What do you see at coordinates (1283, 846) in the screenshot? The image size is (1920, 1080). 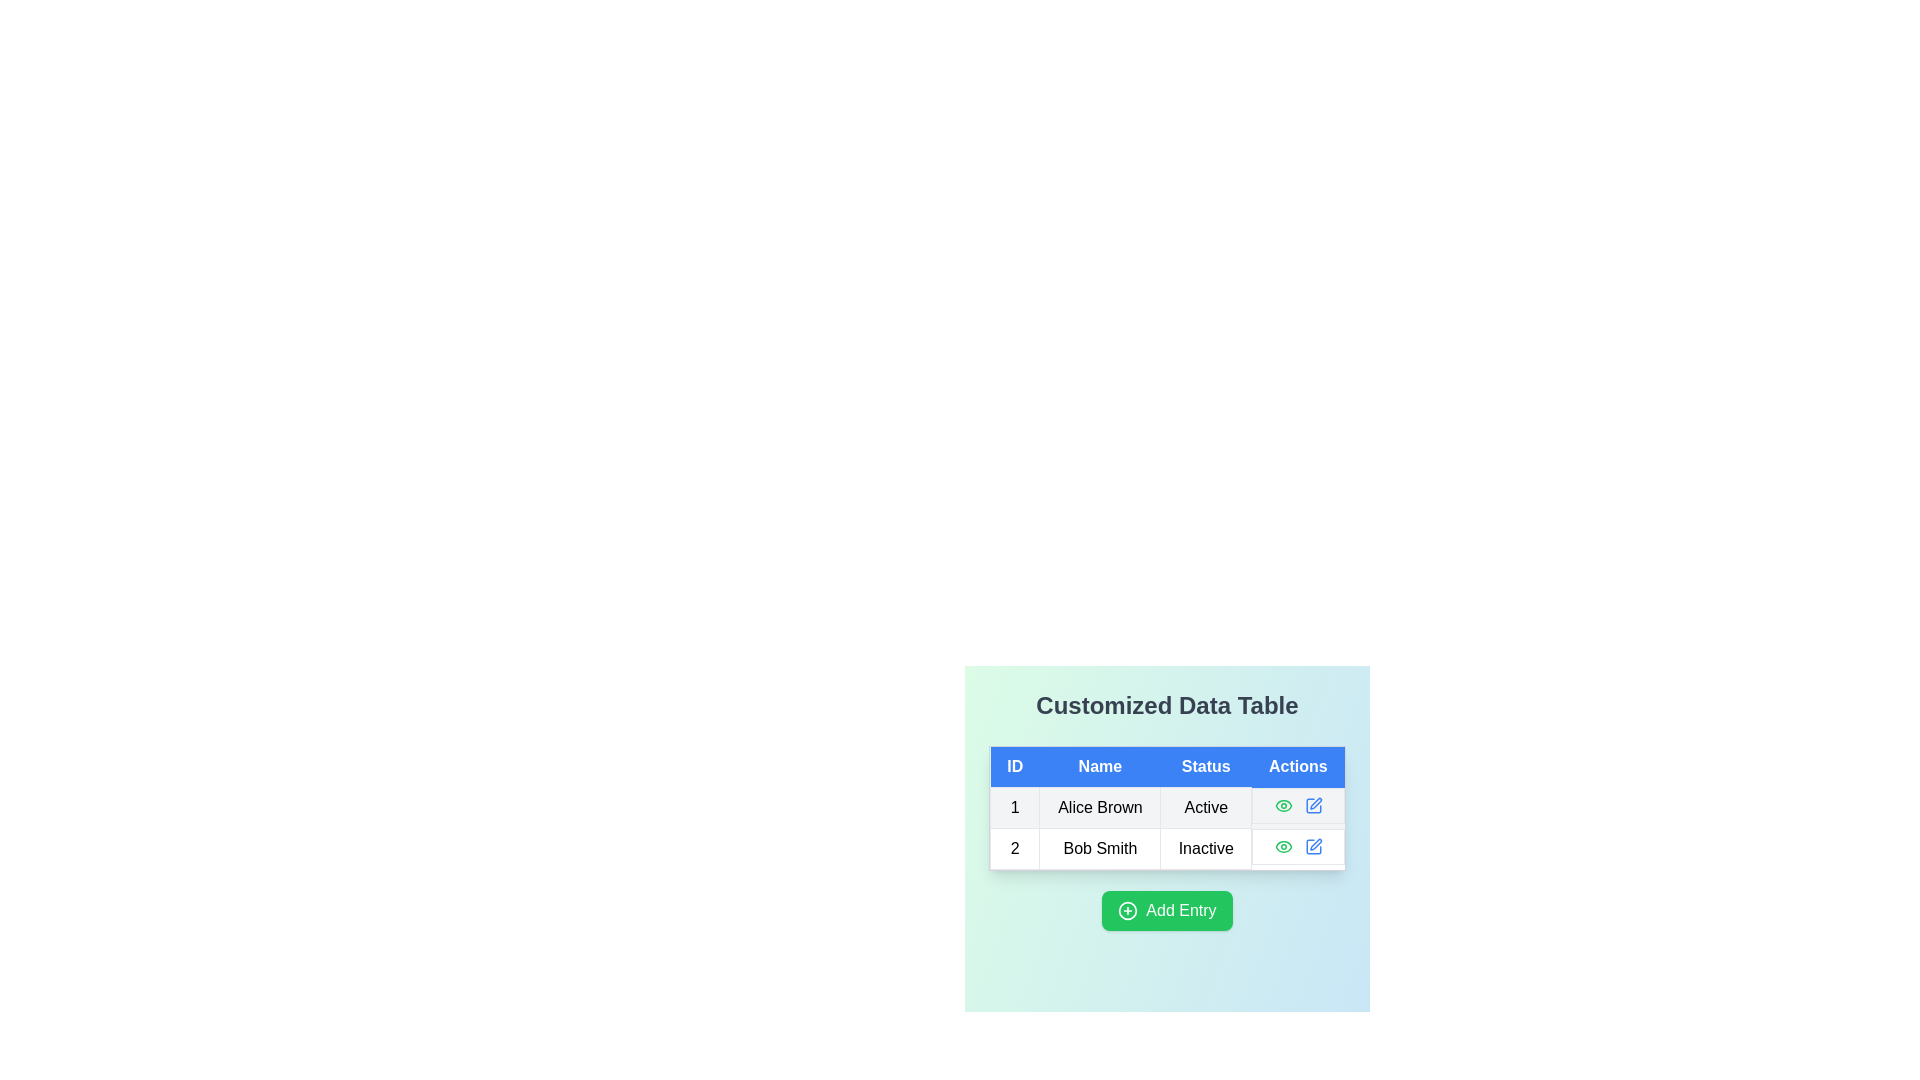 I see `the view action icon button located in the 'Actions' column of the second data row` at bounding box center [1283, 846].